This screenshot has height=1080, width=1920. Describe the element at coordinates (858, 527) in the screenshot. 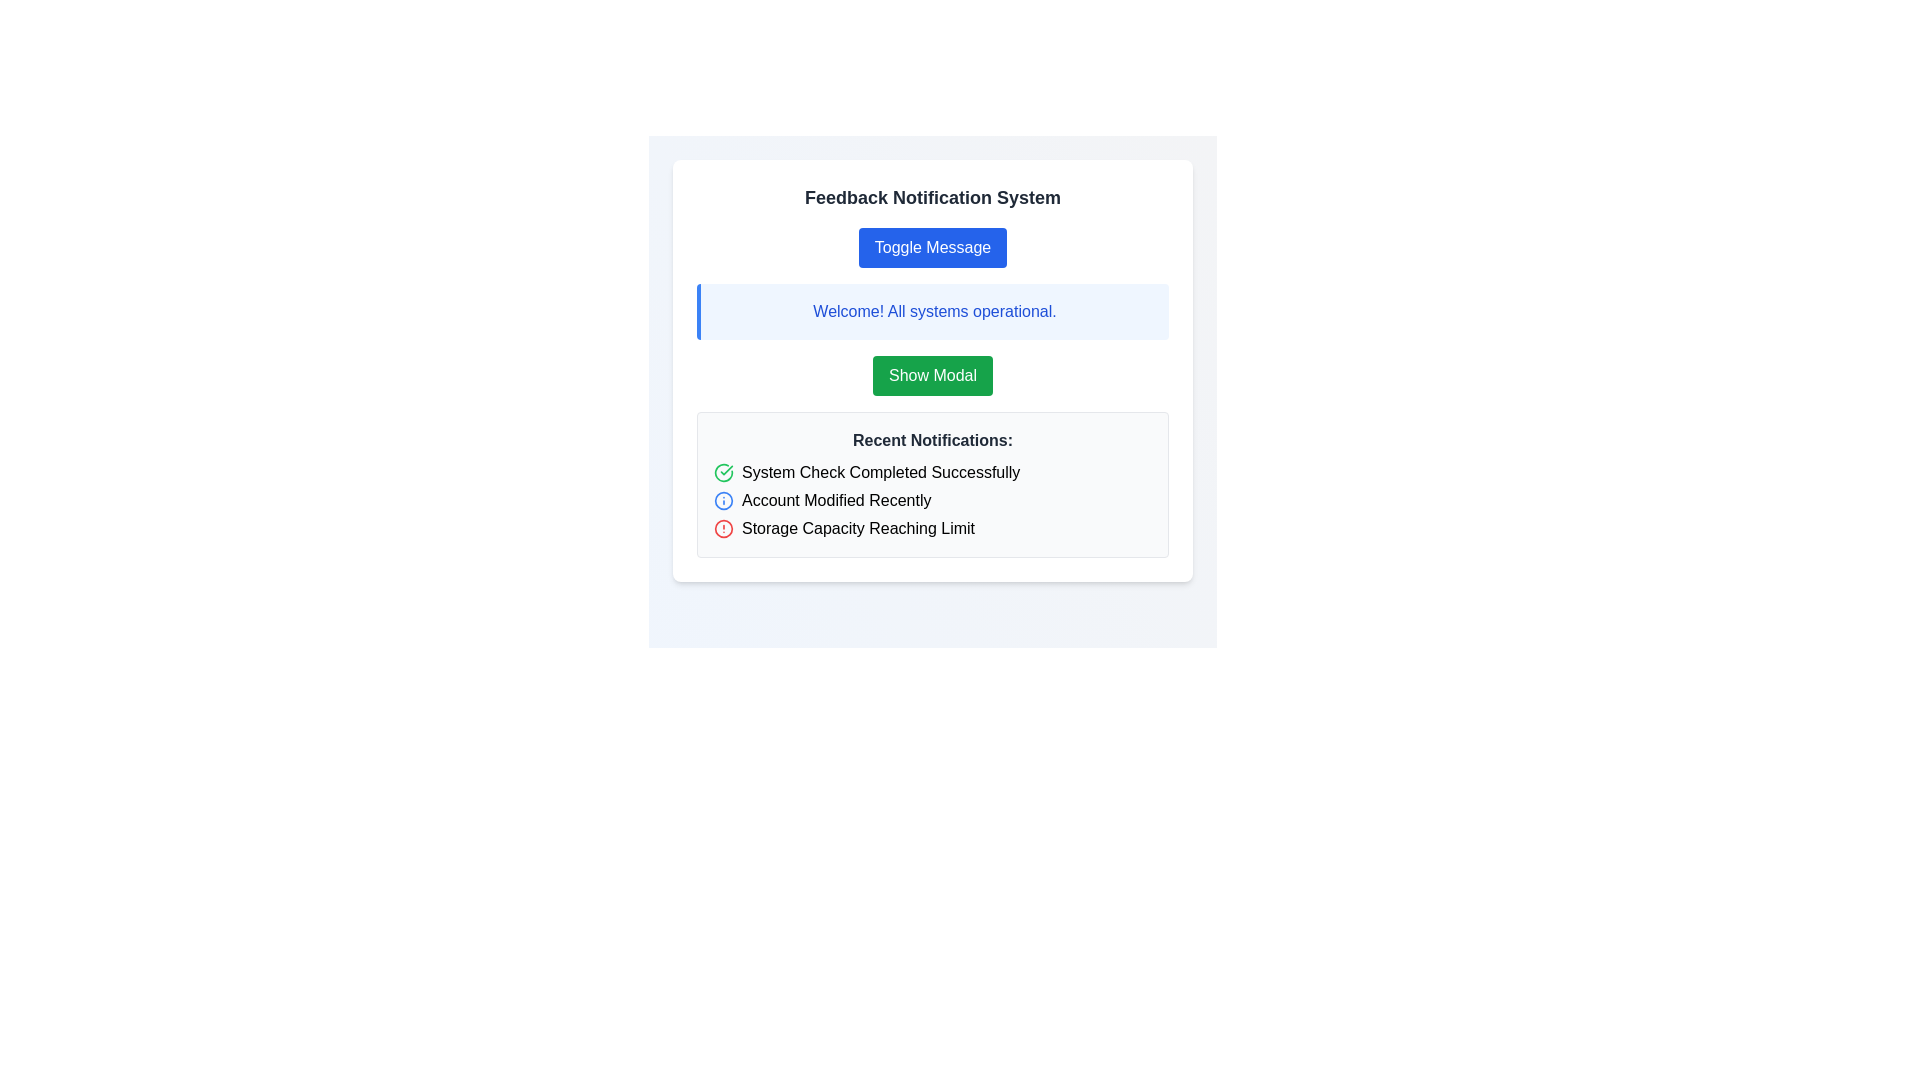

I see `the text label "Storage Capacity Reaching Limit"` at that location.